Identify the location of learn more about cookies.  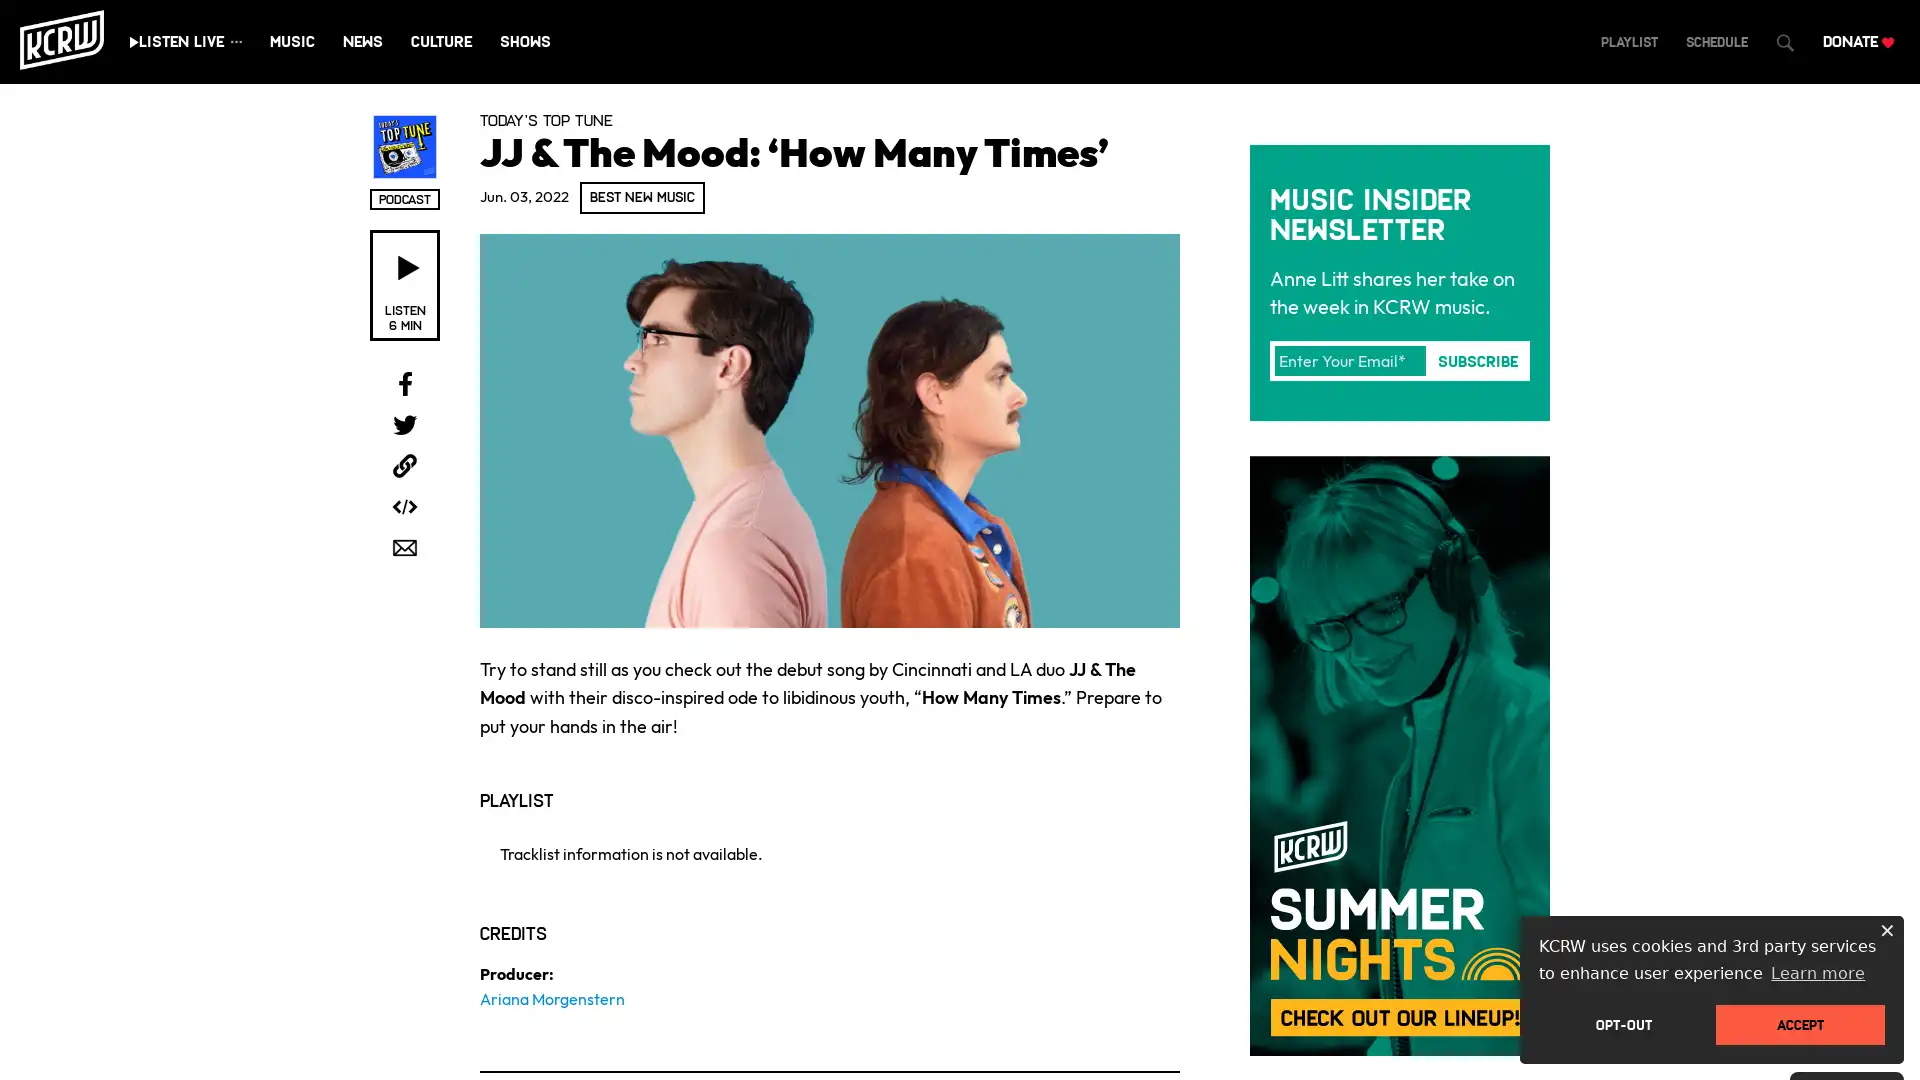
(1818, 972).